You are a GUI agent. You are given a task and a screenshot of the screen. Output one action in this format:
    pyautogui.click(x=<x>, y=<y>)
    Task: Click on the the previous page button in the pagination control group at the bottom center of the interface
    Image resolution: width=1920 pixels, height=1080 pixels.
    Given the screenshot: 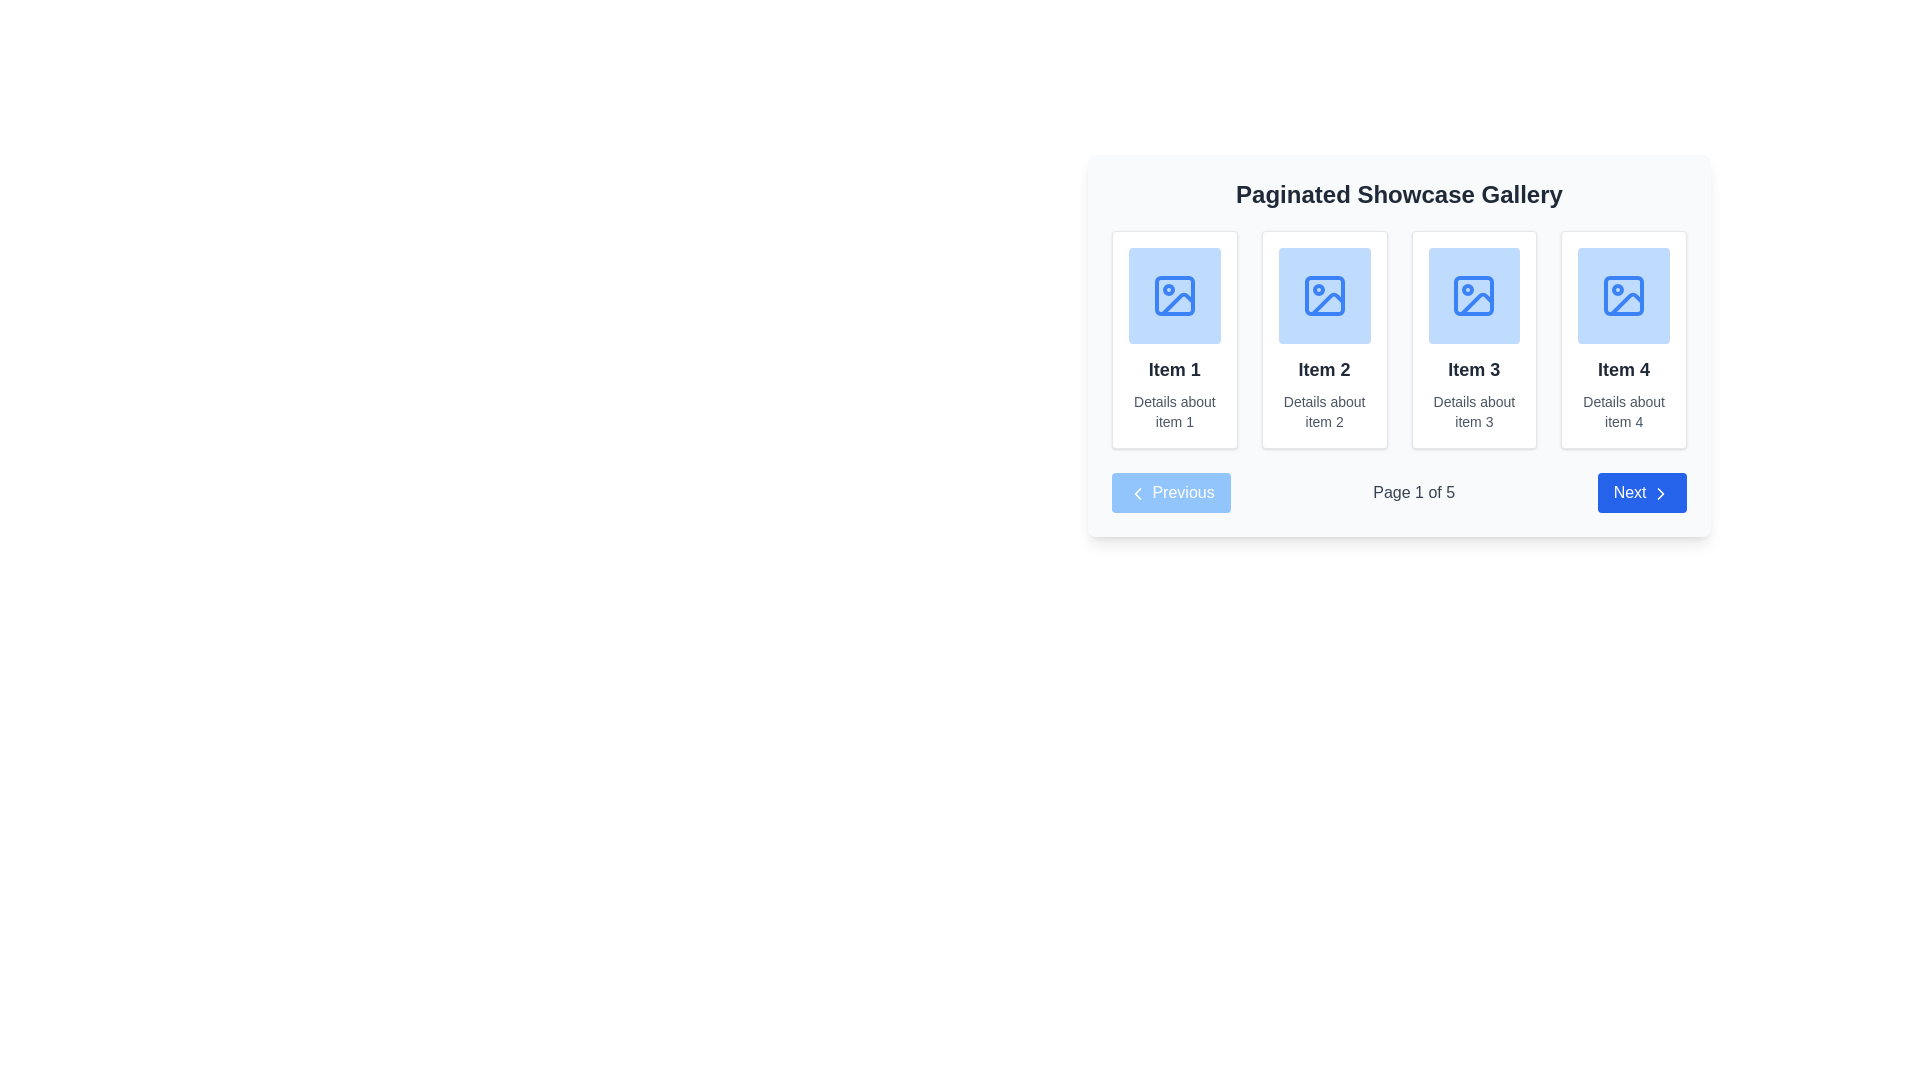 What is the action you would take?
    pyautogui.click(x=1171, y=493)
    